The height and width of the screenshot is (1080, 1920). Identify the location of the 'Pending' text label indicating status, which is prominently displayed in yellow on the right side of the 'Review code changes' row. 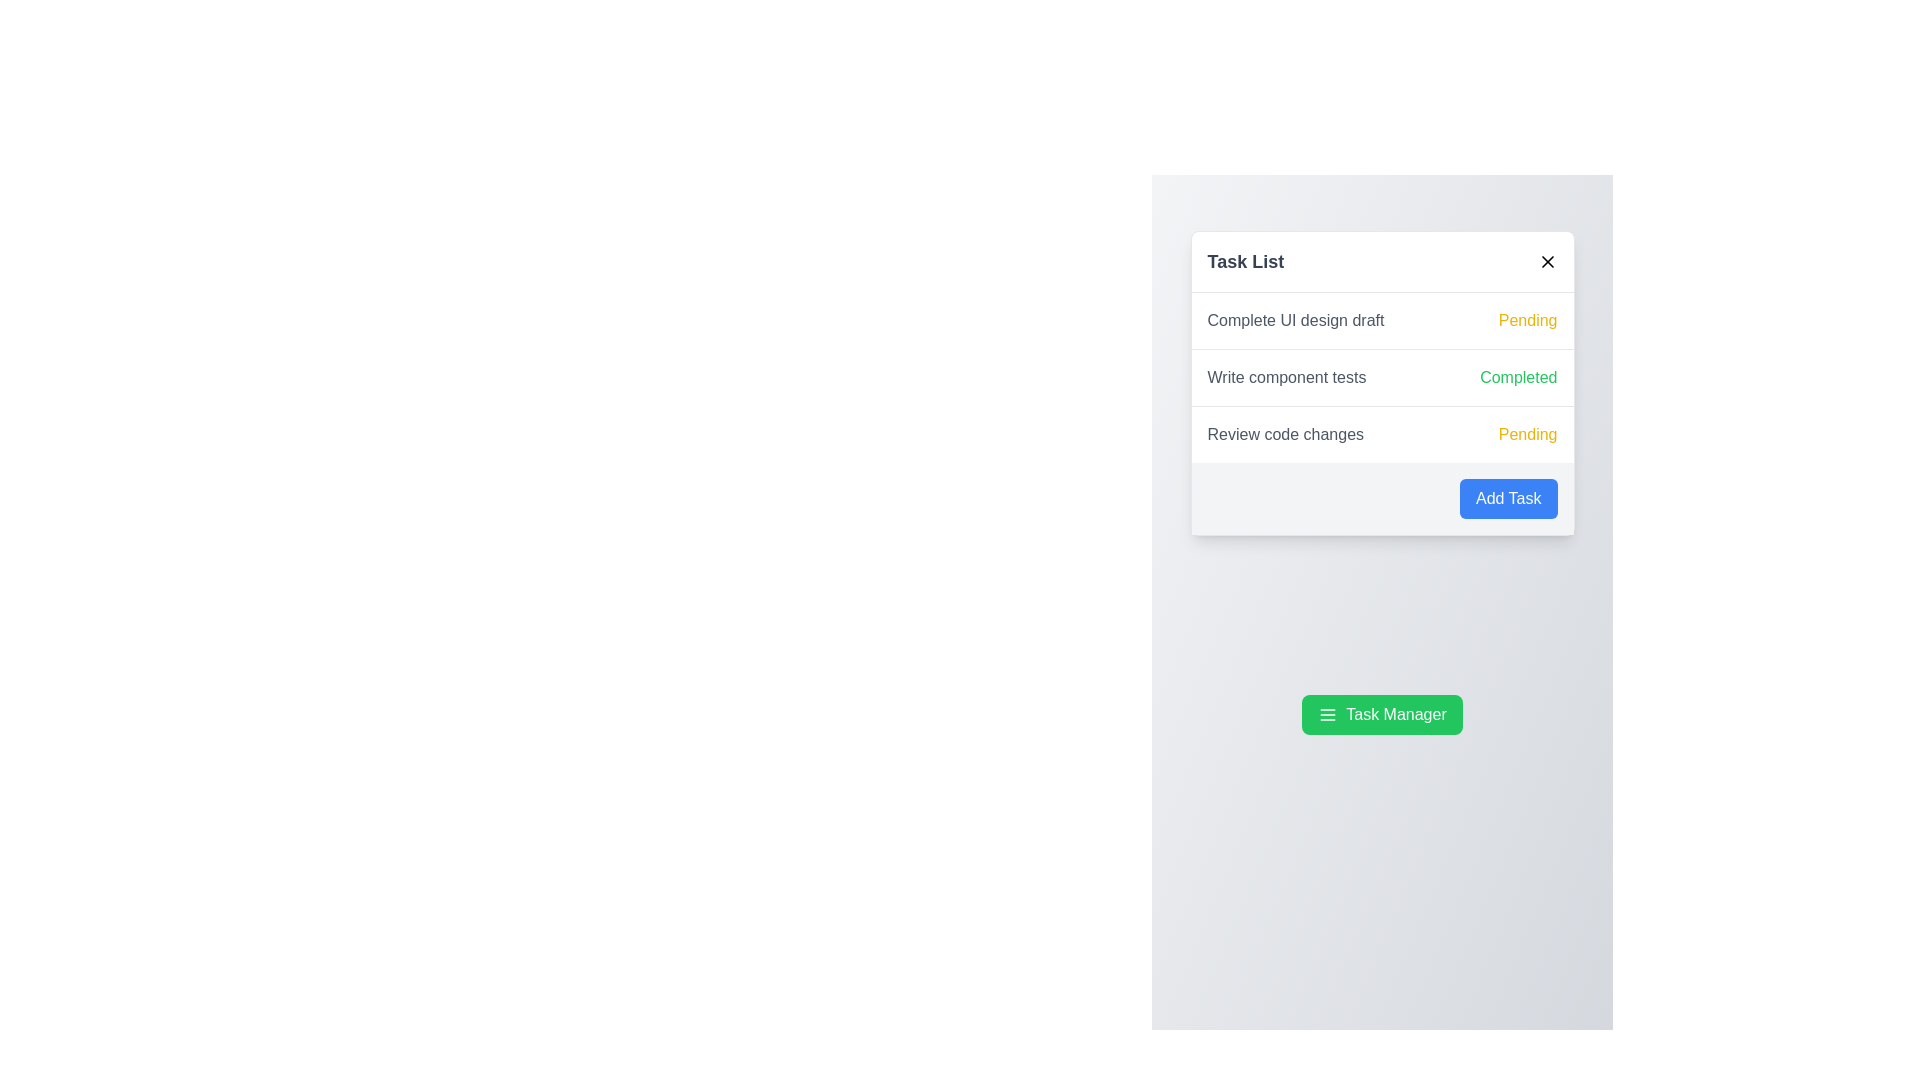
(1527, 434).